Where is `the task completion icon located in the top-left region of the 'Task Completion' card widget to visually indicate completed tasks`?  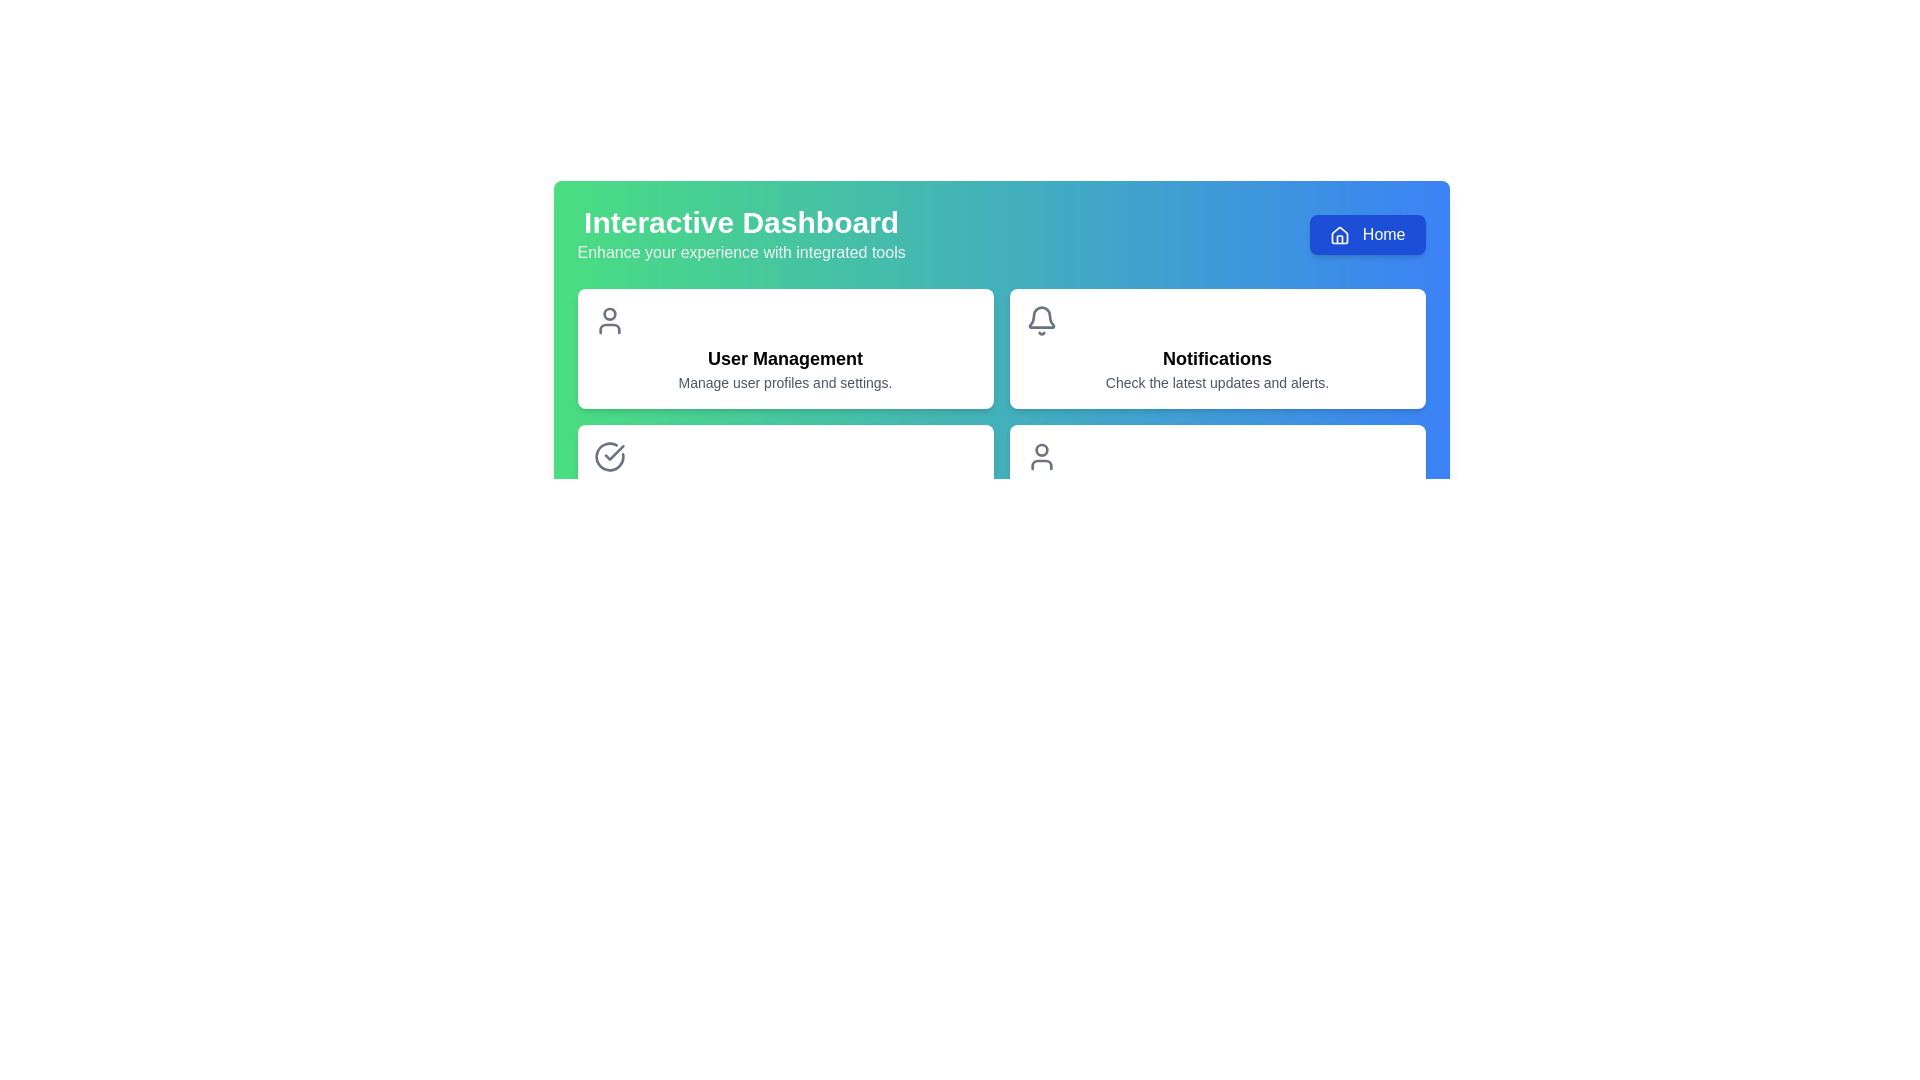 the task completion icon located in the top-left region of the 'Task Completion' card widget to visually indicate completed tasks is located at coordinates (608, 456).